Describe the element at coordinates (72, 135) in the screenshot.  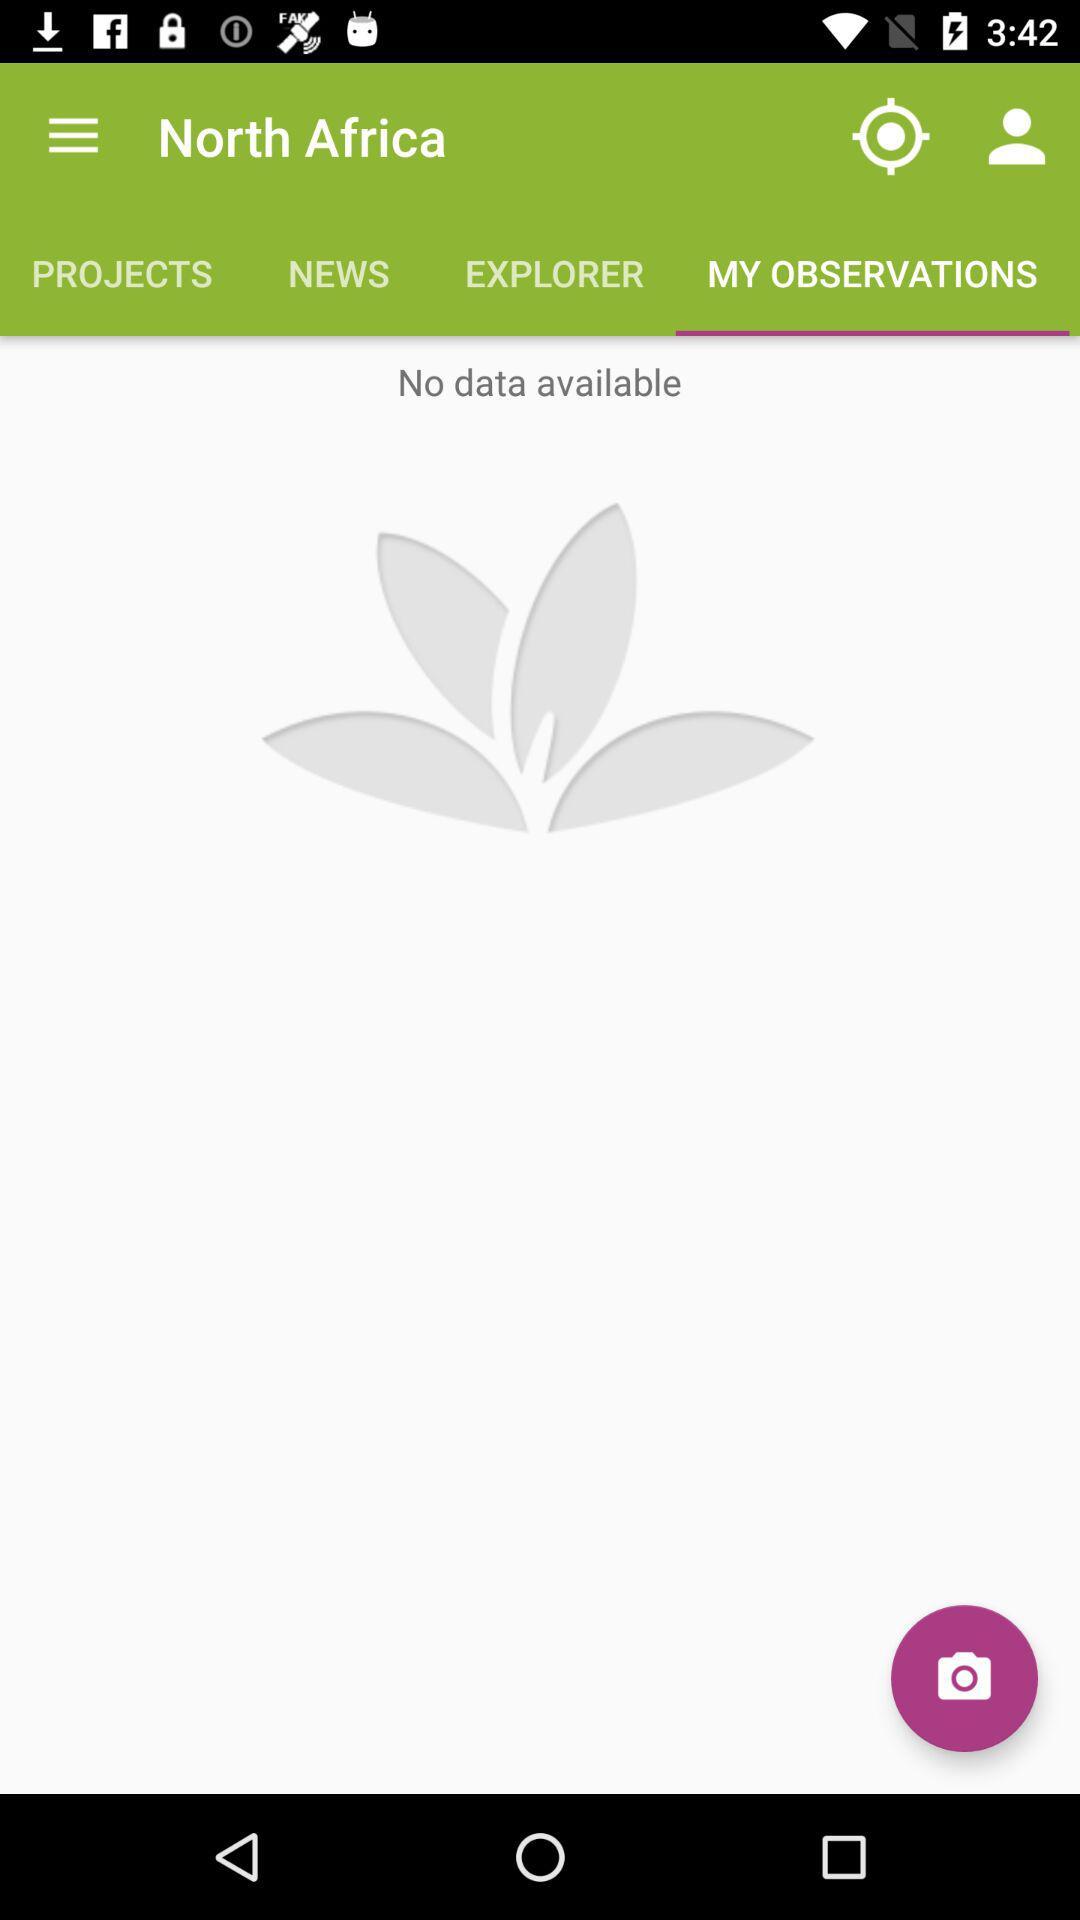
I see `item to the left of north africa app` at that location.